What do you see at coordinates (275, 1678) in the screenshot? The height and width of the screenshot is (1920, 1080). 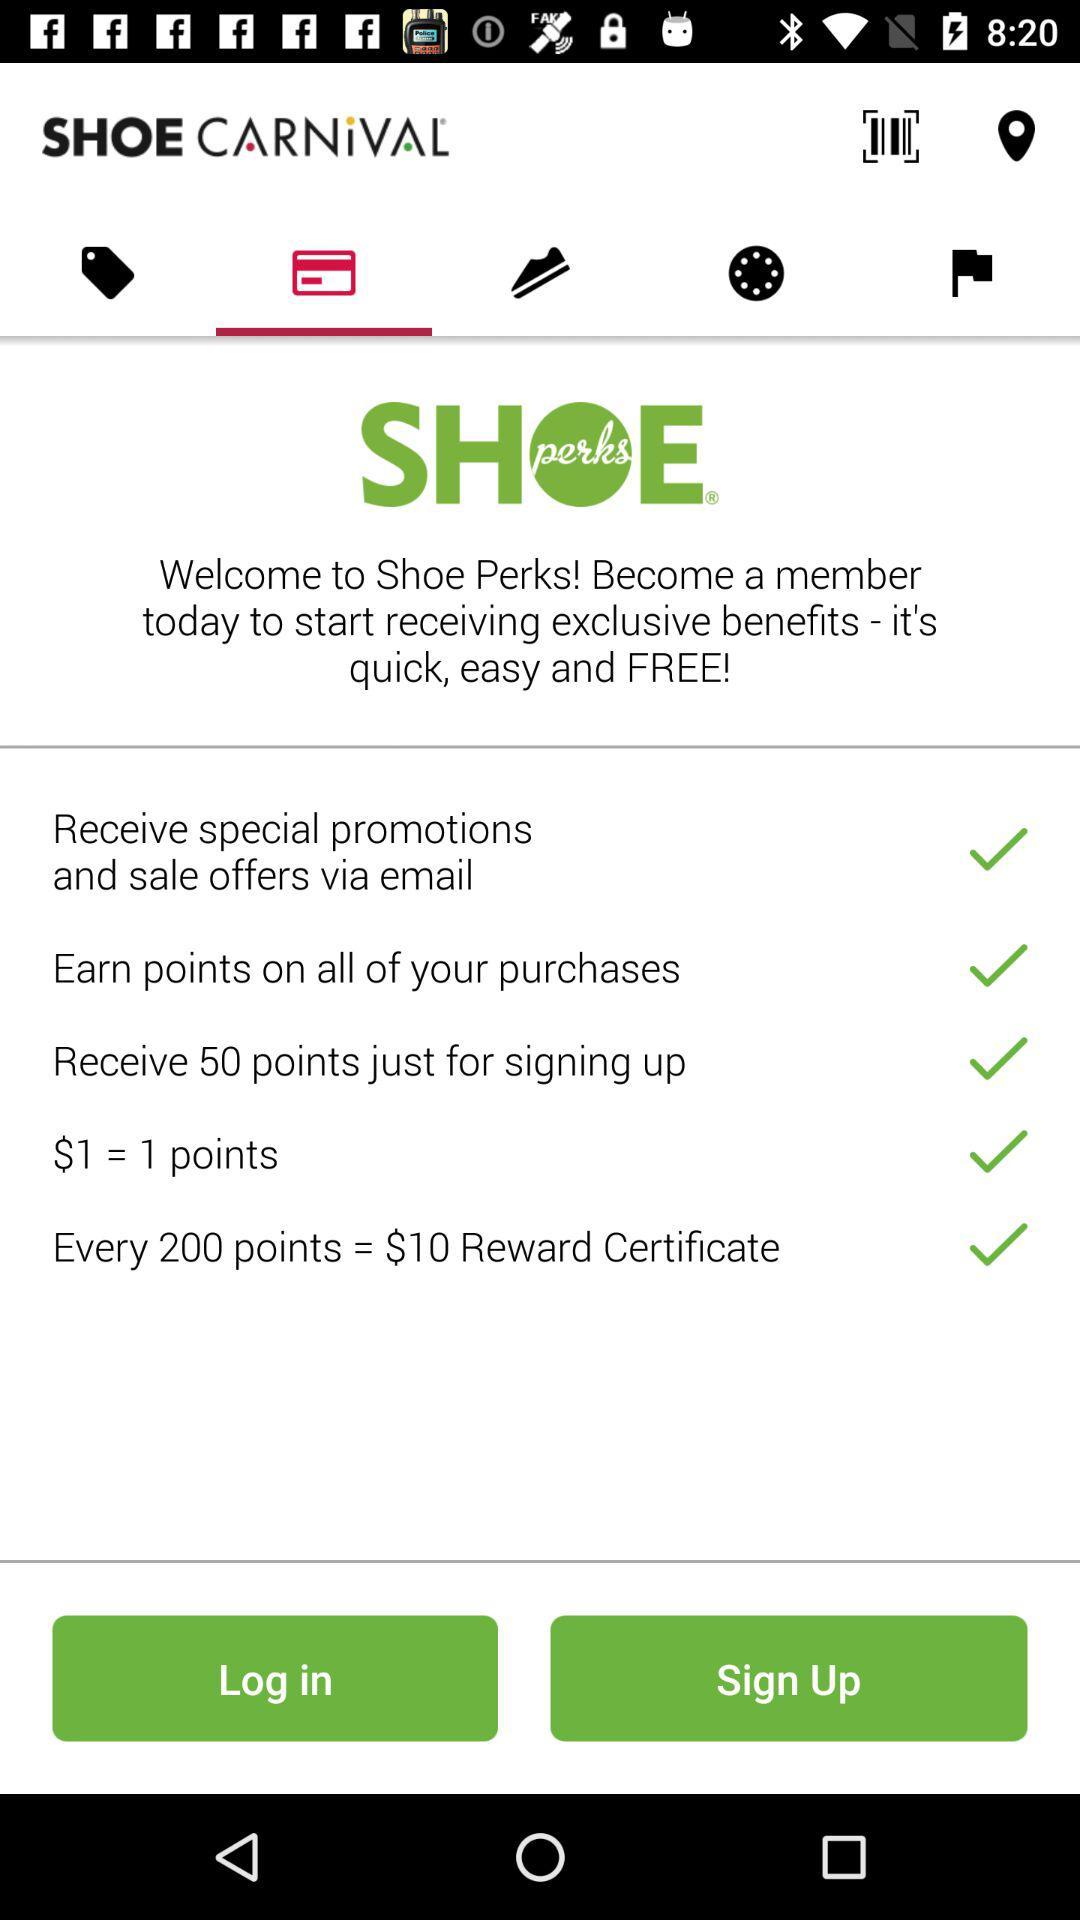 I see `icon next to the sign up icon` at bounding box center [275, 1678].